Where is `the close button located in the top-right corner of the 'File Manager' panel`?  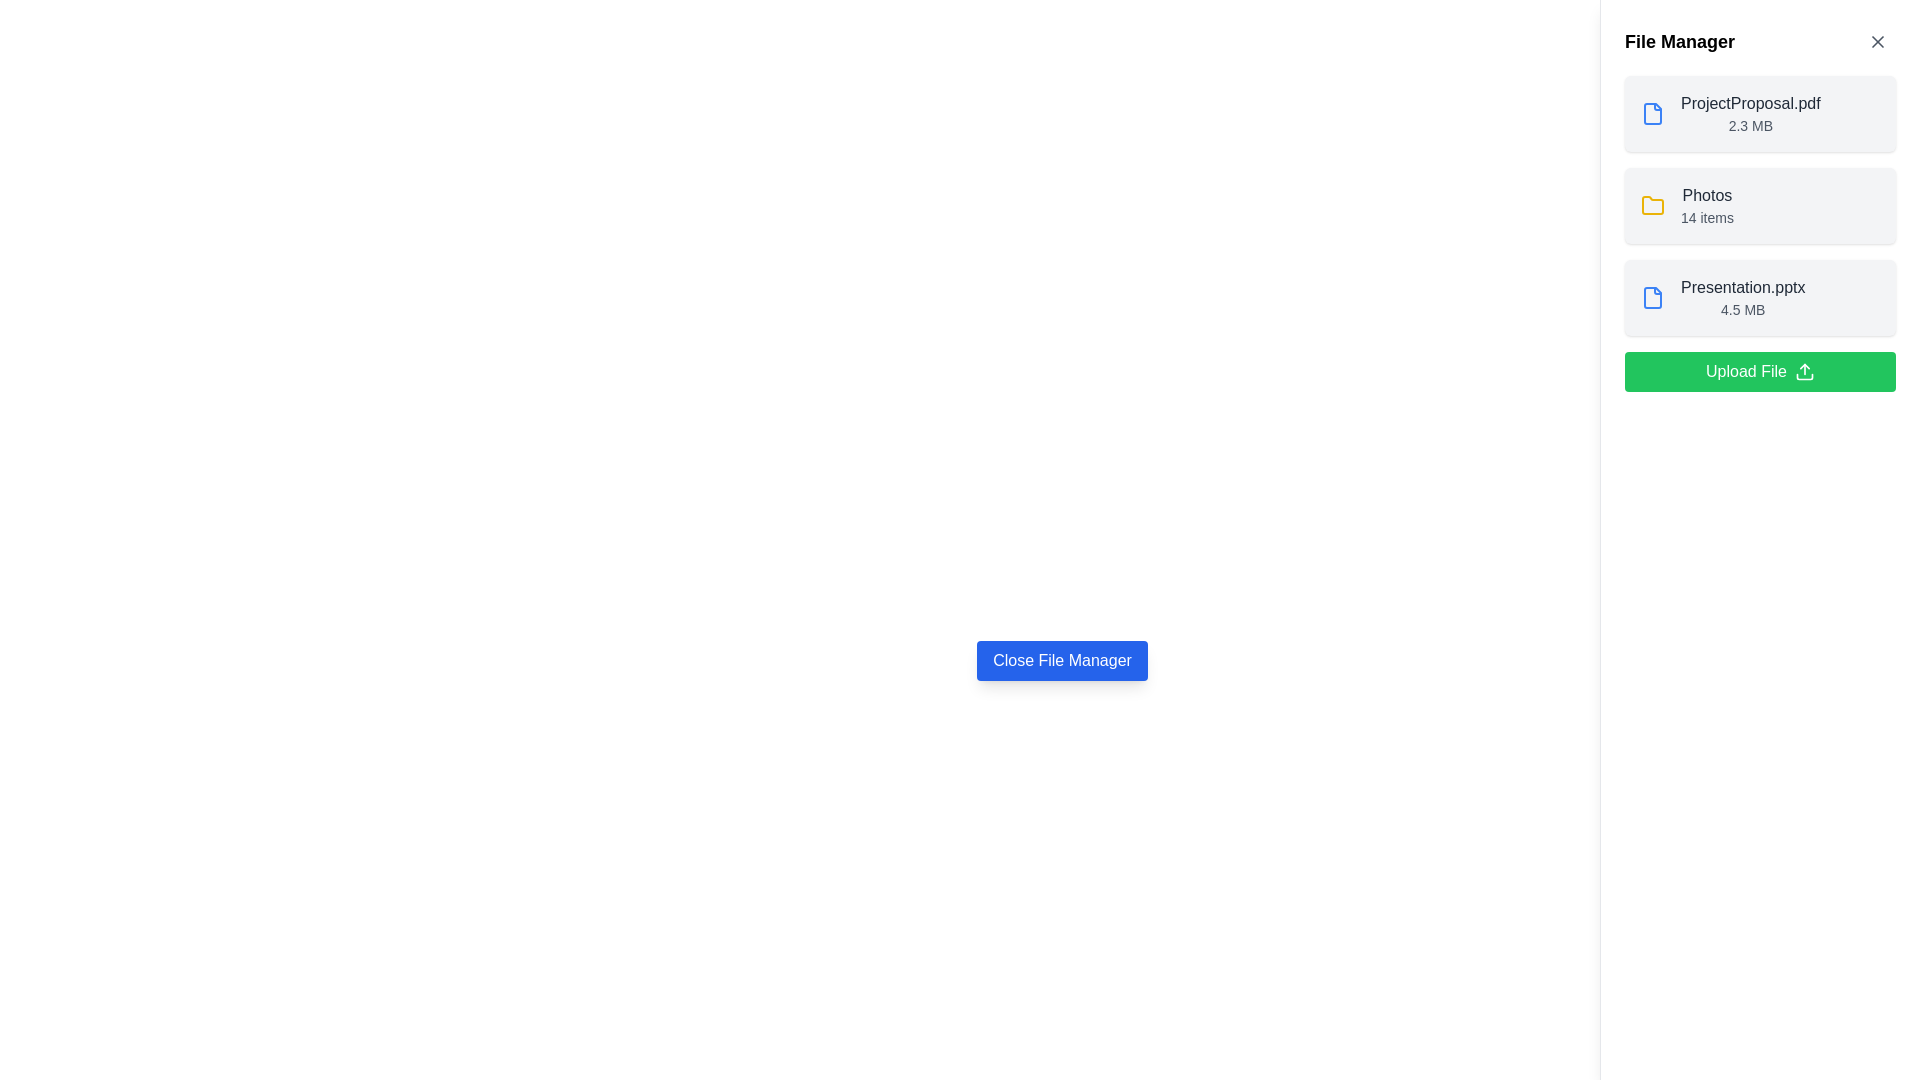 the close button located in the top-right corner of the 'File Manager' panel is located at coordinates (1876, 42).